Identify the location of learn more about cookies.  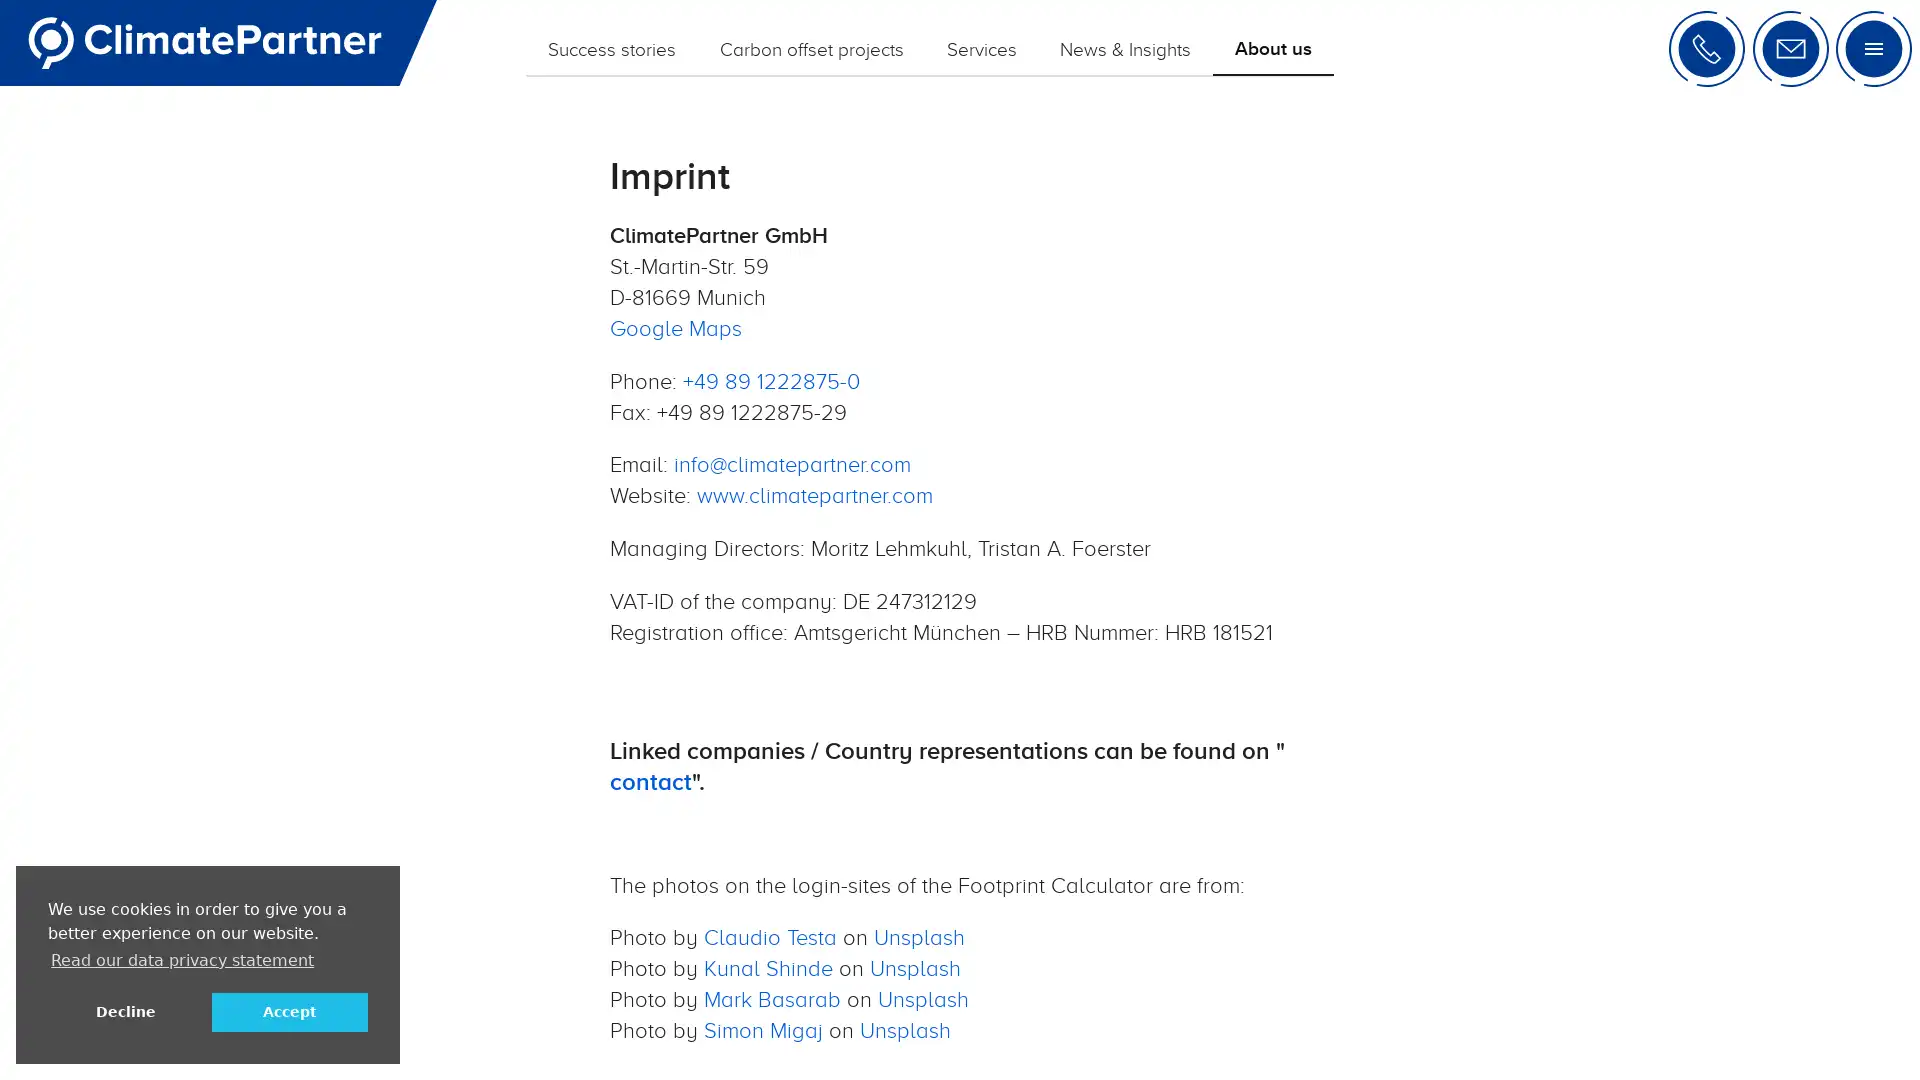
(182, 959).